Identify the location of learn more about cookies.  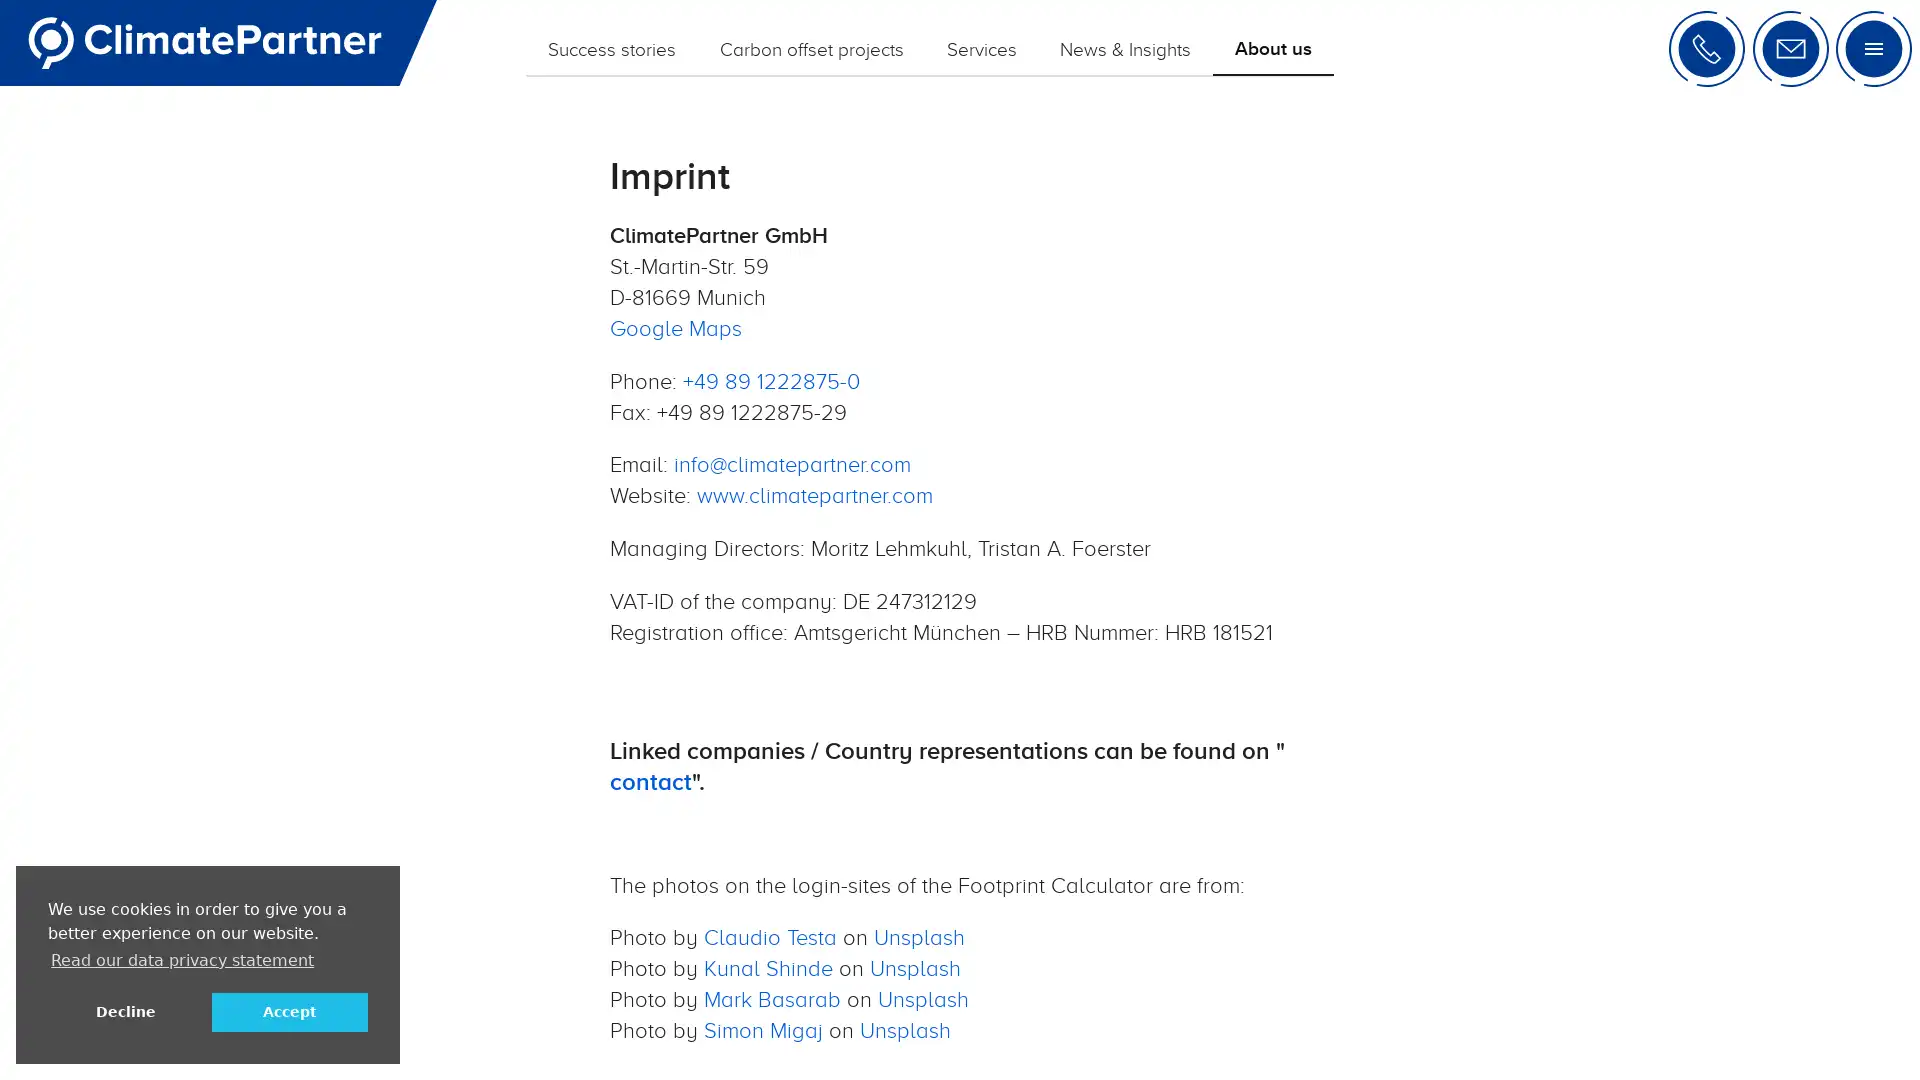
(182, 959).